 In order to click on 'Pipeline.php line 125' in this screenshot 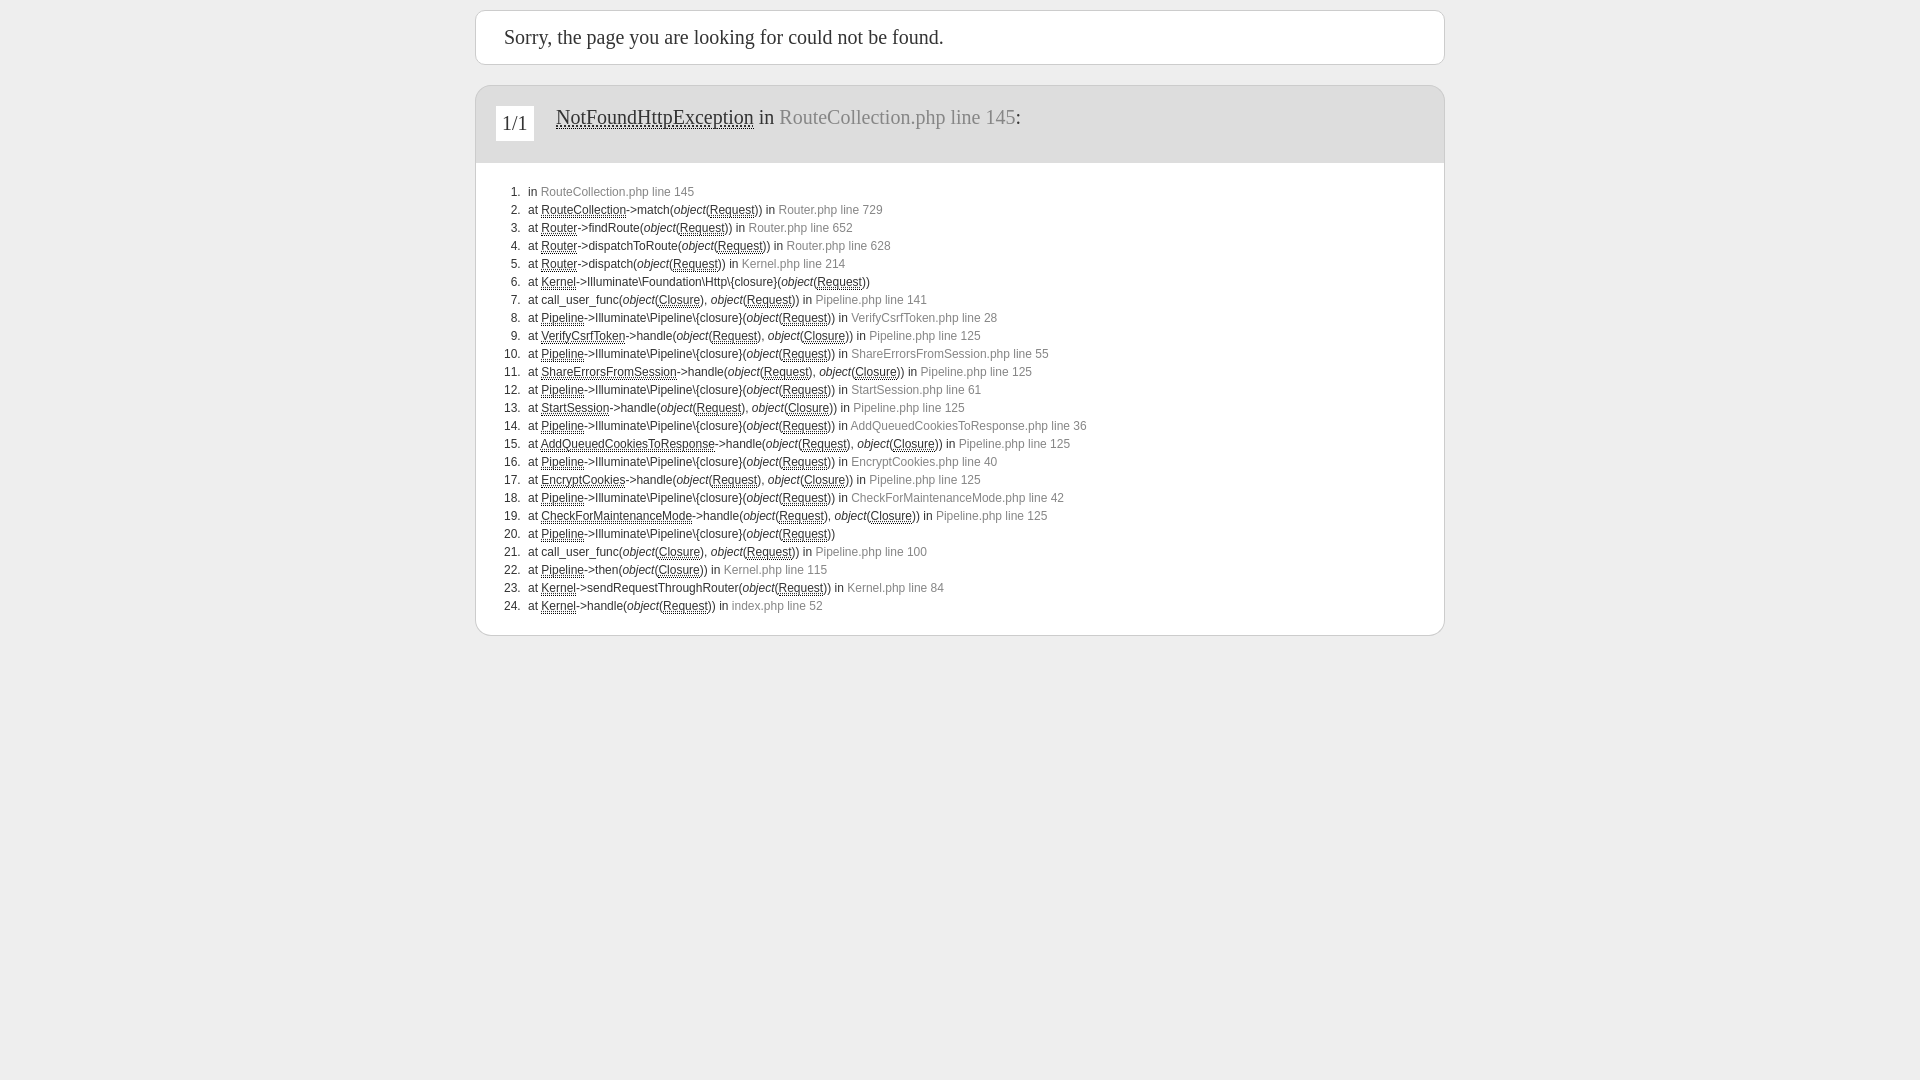, I will do `click(1014, 442)`.